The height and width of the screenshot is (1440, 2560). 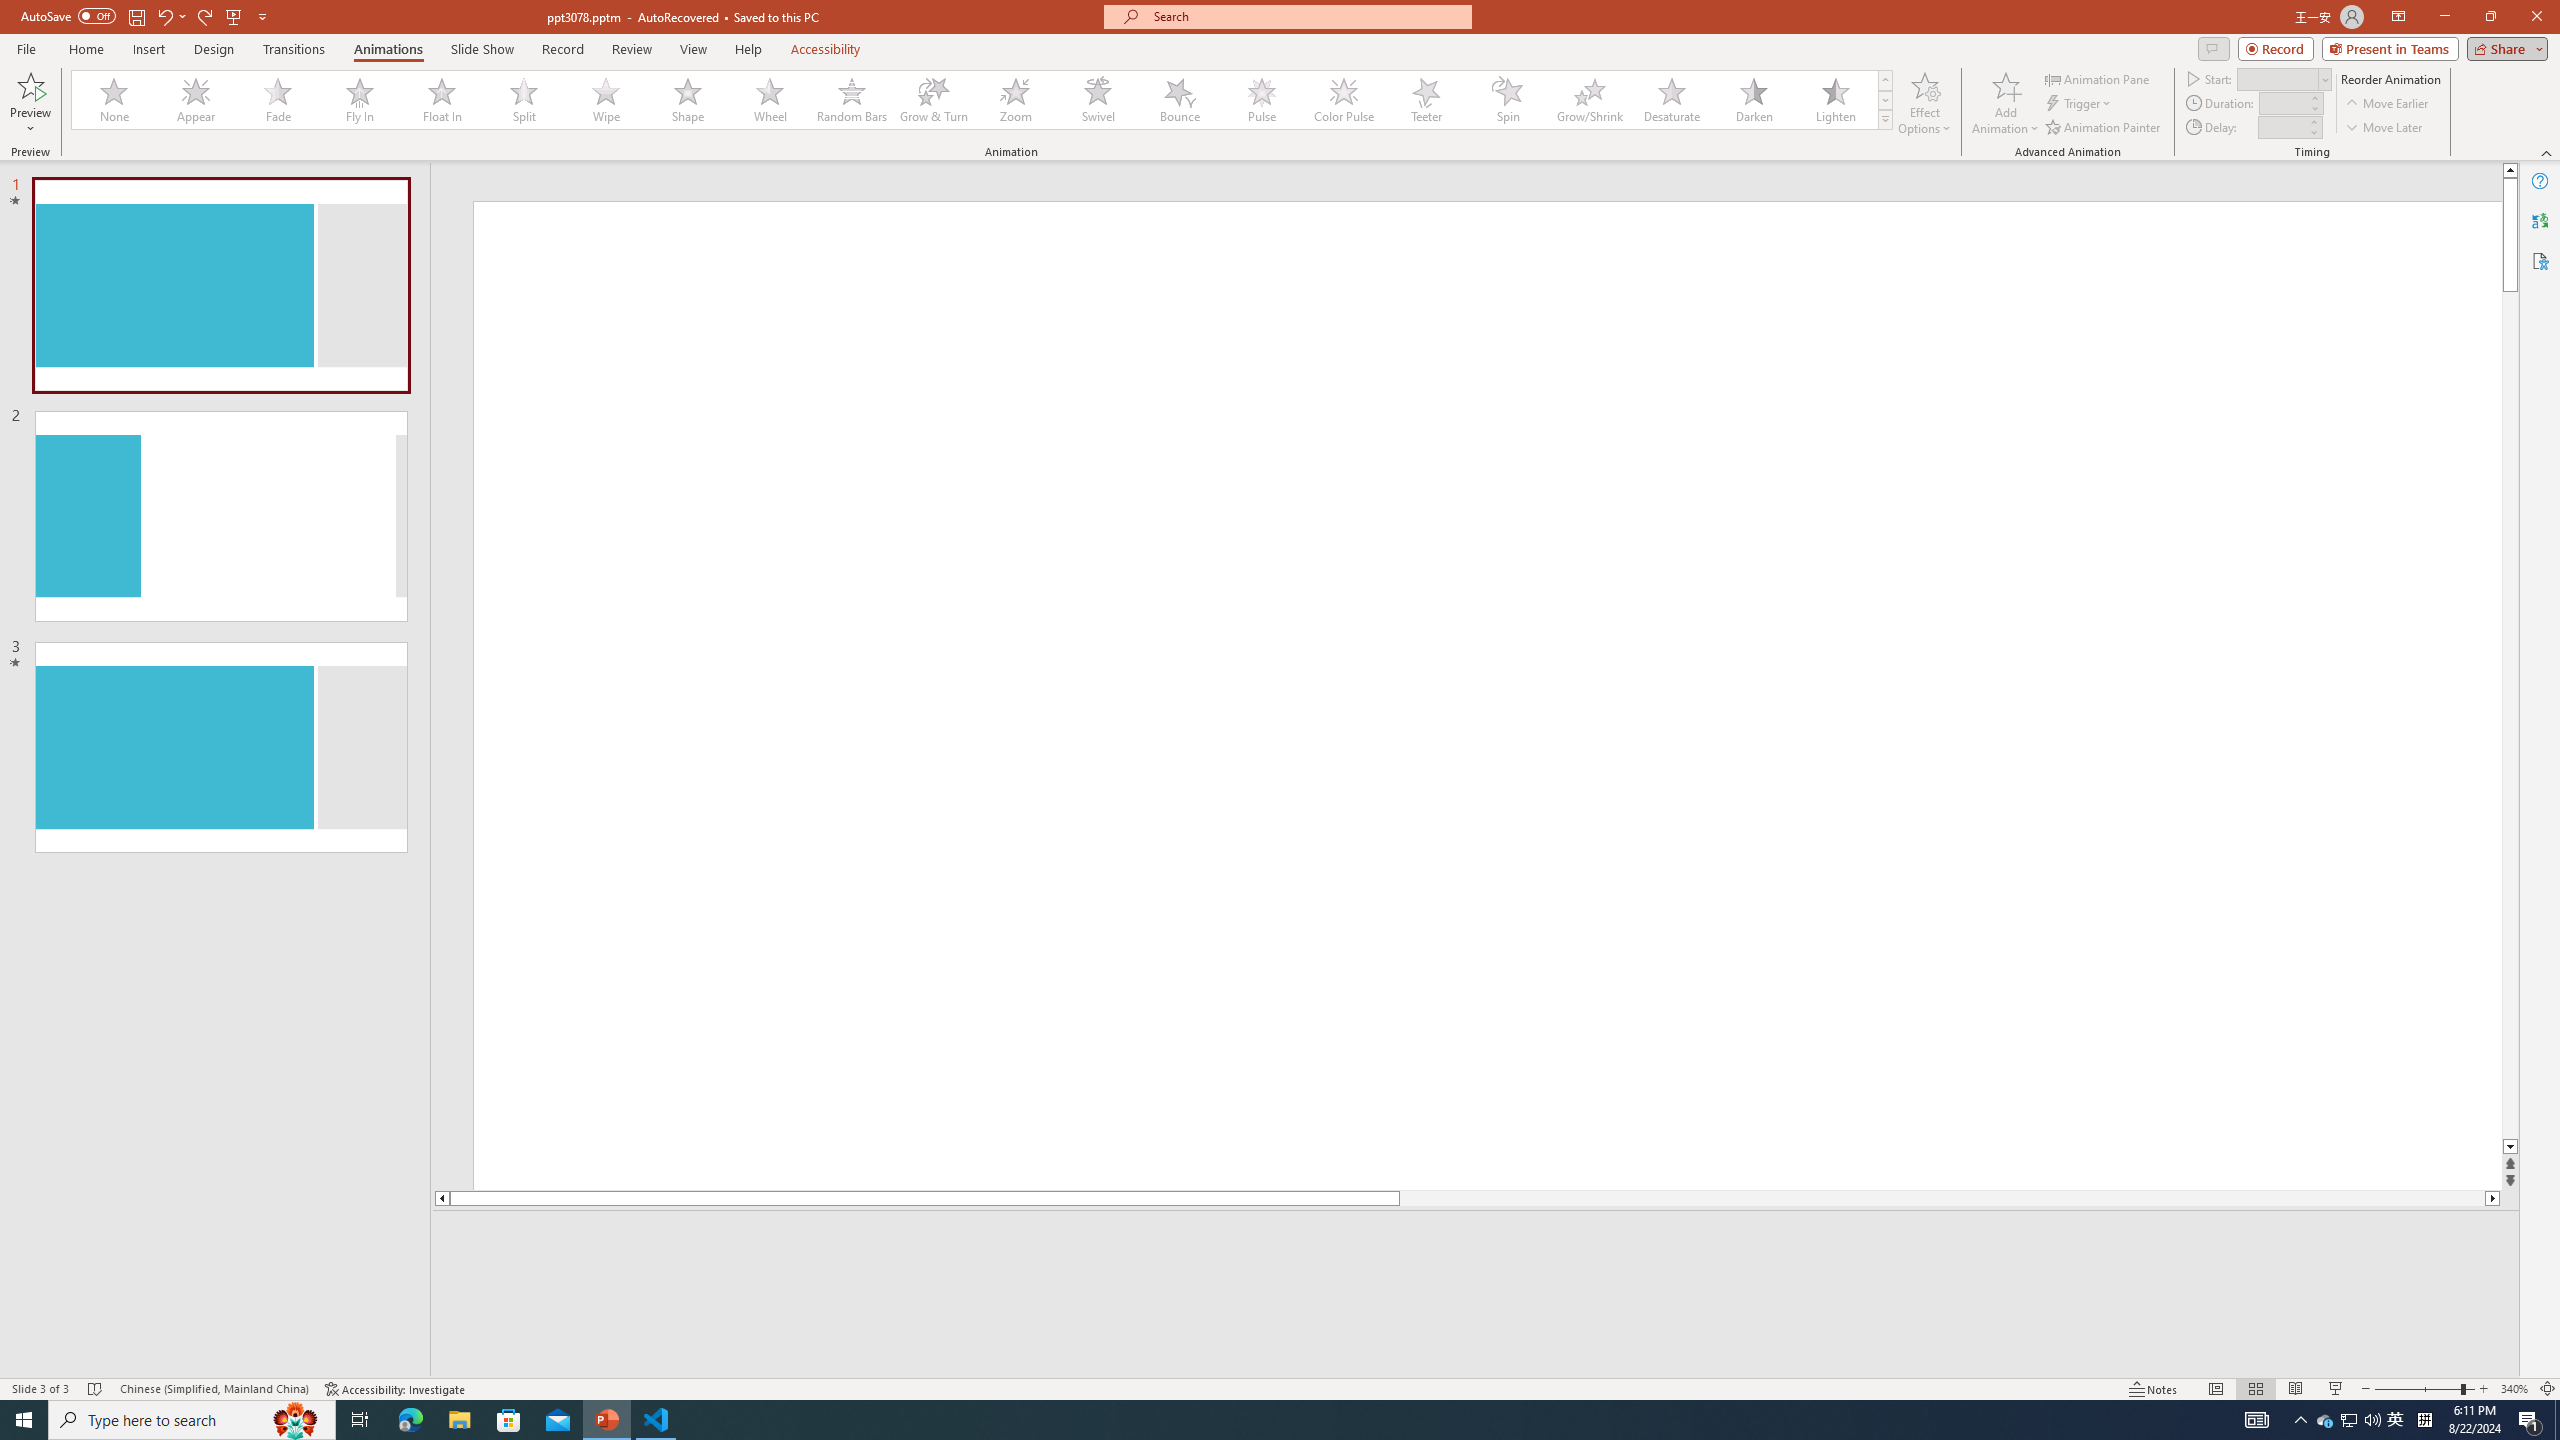 I want to click on 'Color Pulse', so click(x=1344, y=99).